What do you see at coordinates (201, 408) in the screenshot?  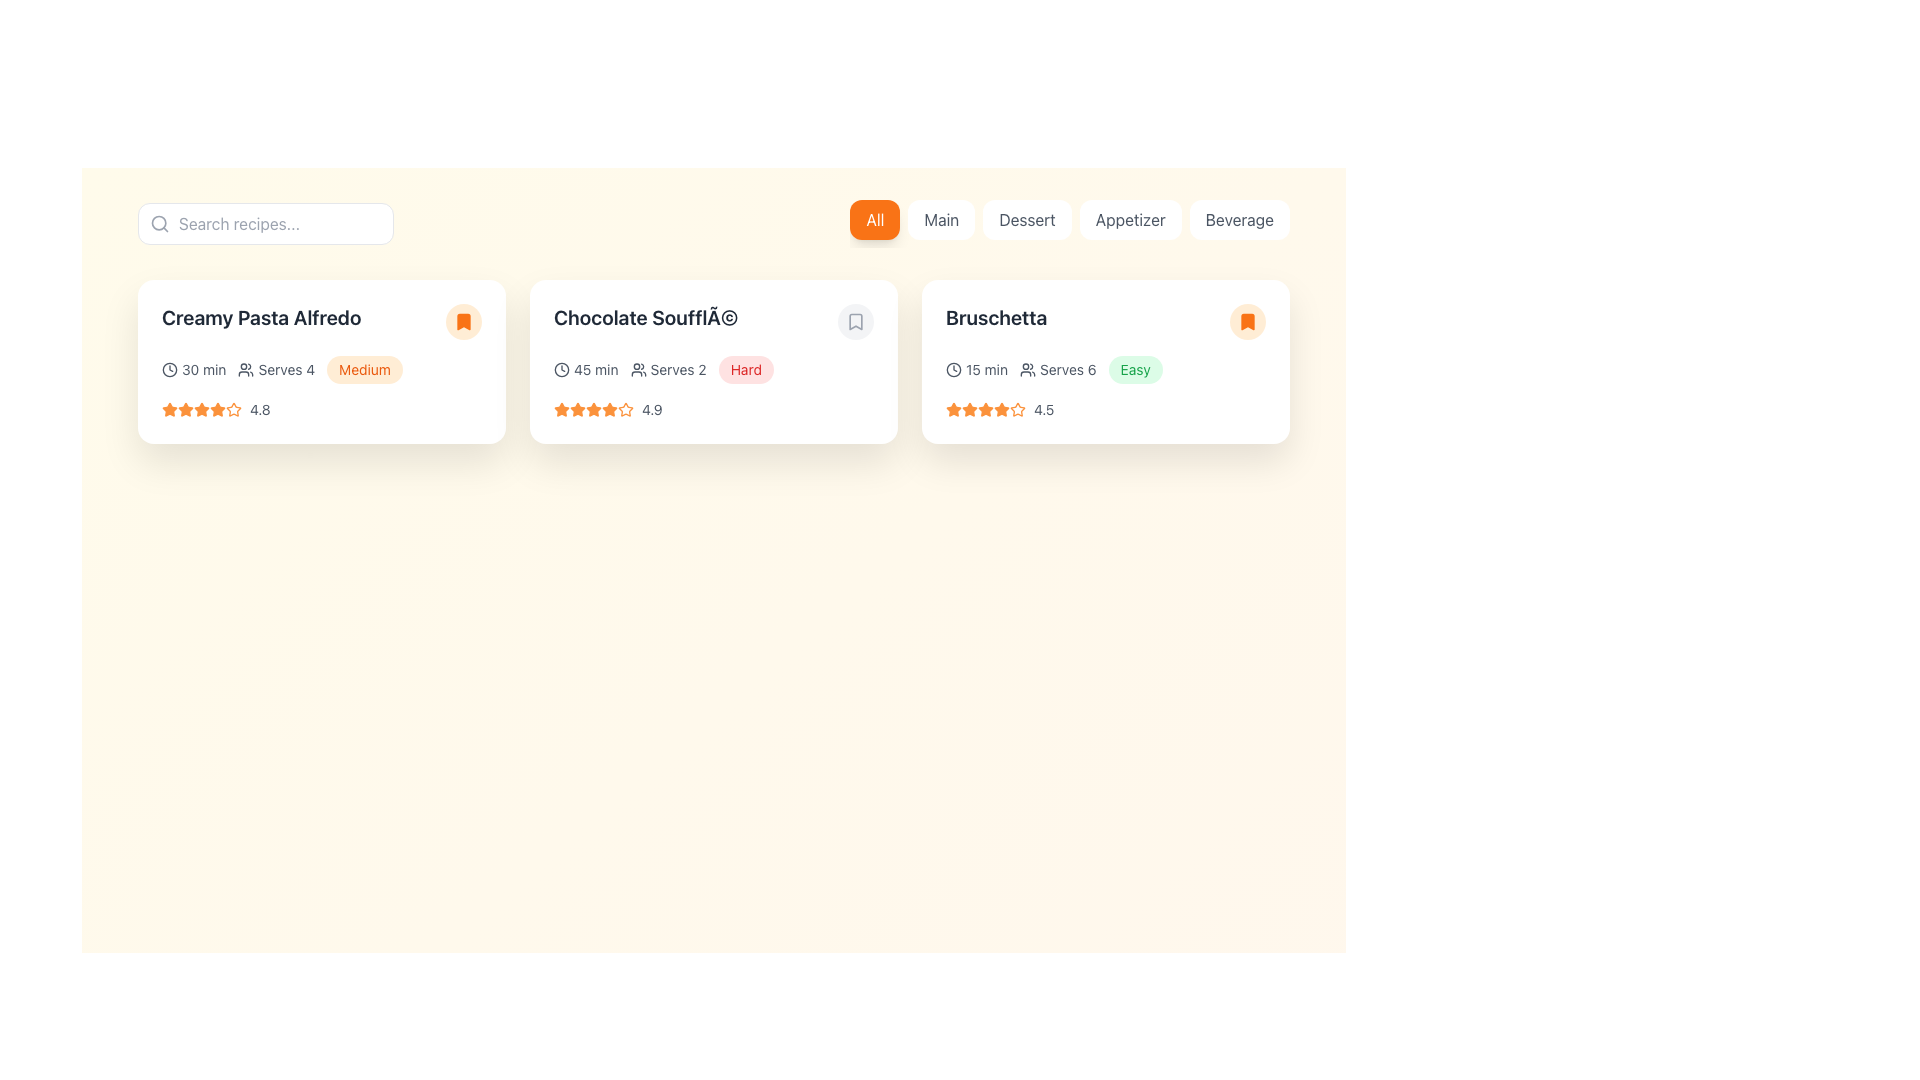 I see `the third star icon in the rating system for 'Creamy Pasta Alfredo' to interact with the rating feature` at bounding box center [201, 408].